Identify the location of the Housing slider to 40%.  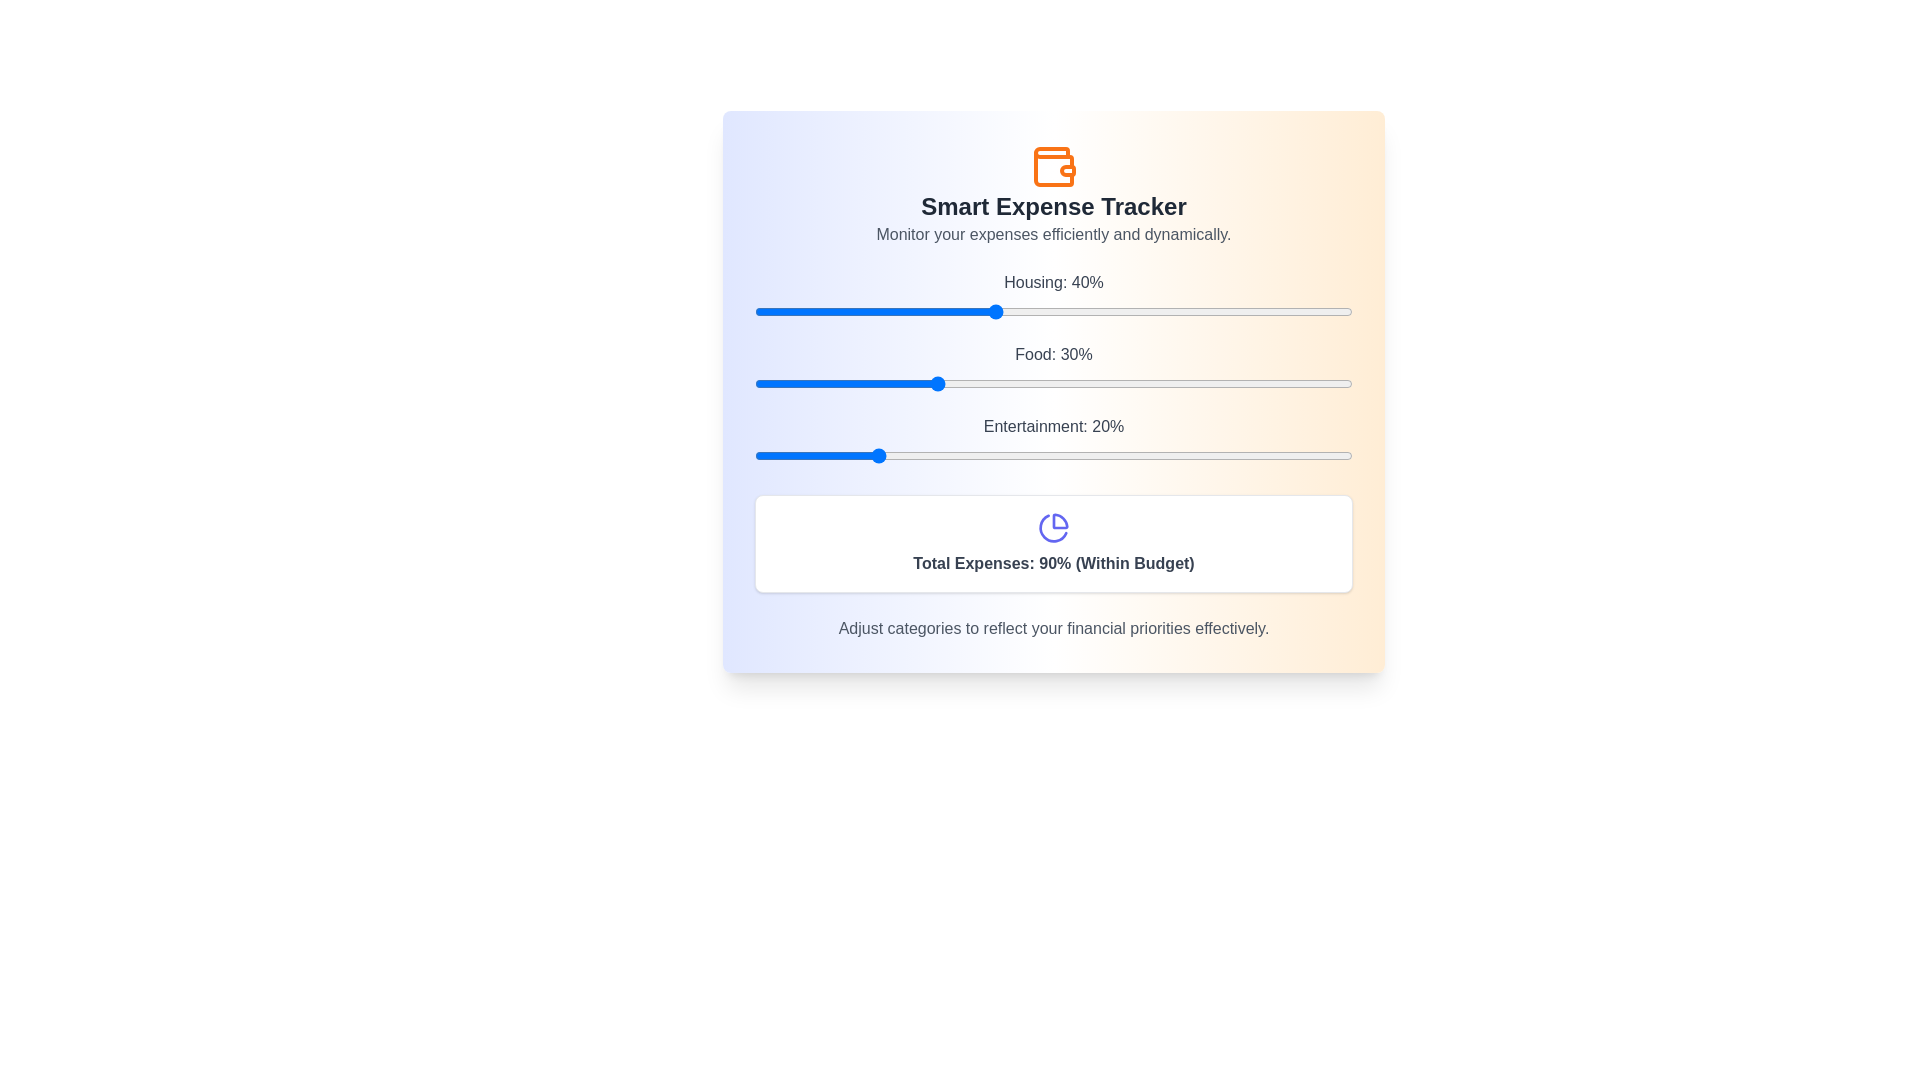
(994, 312).